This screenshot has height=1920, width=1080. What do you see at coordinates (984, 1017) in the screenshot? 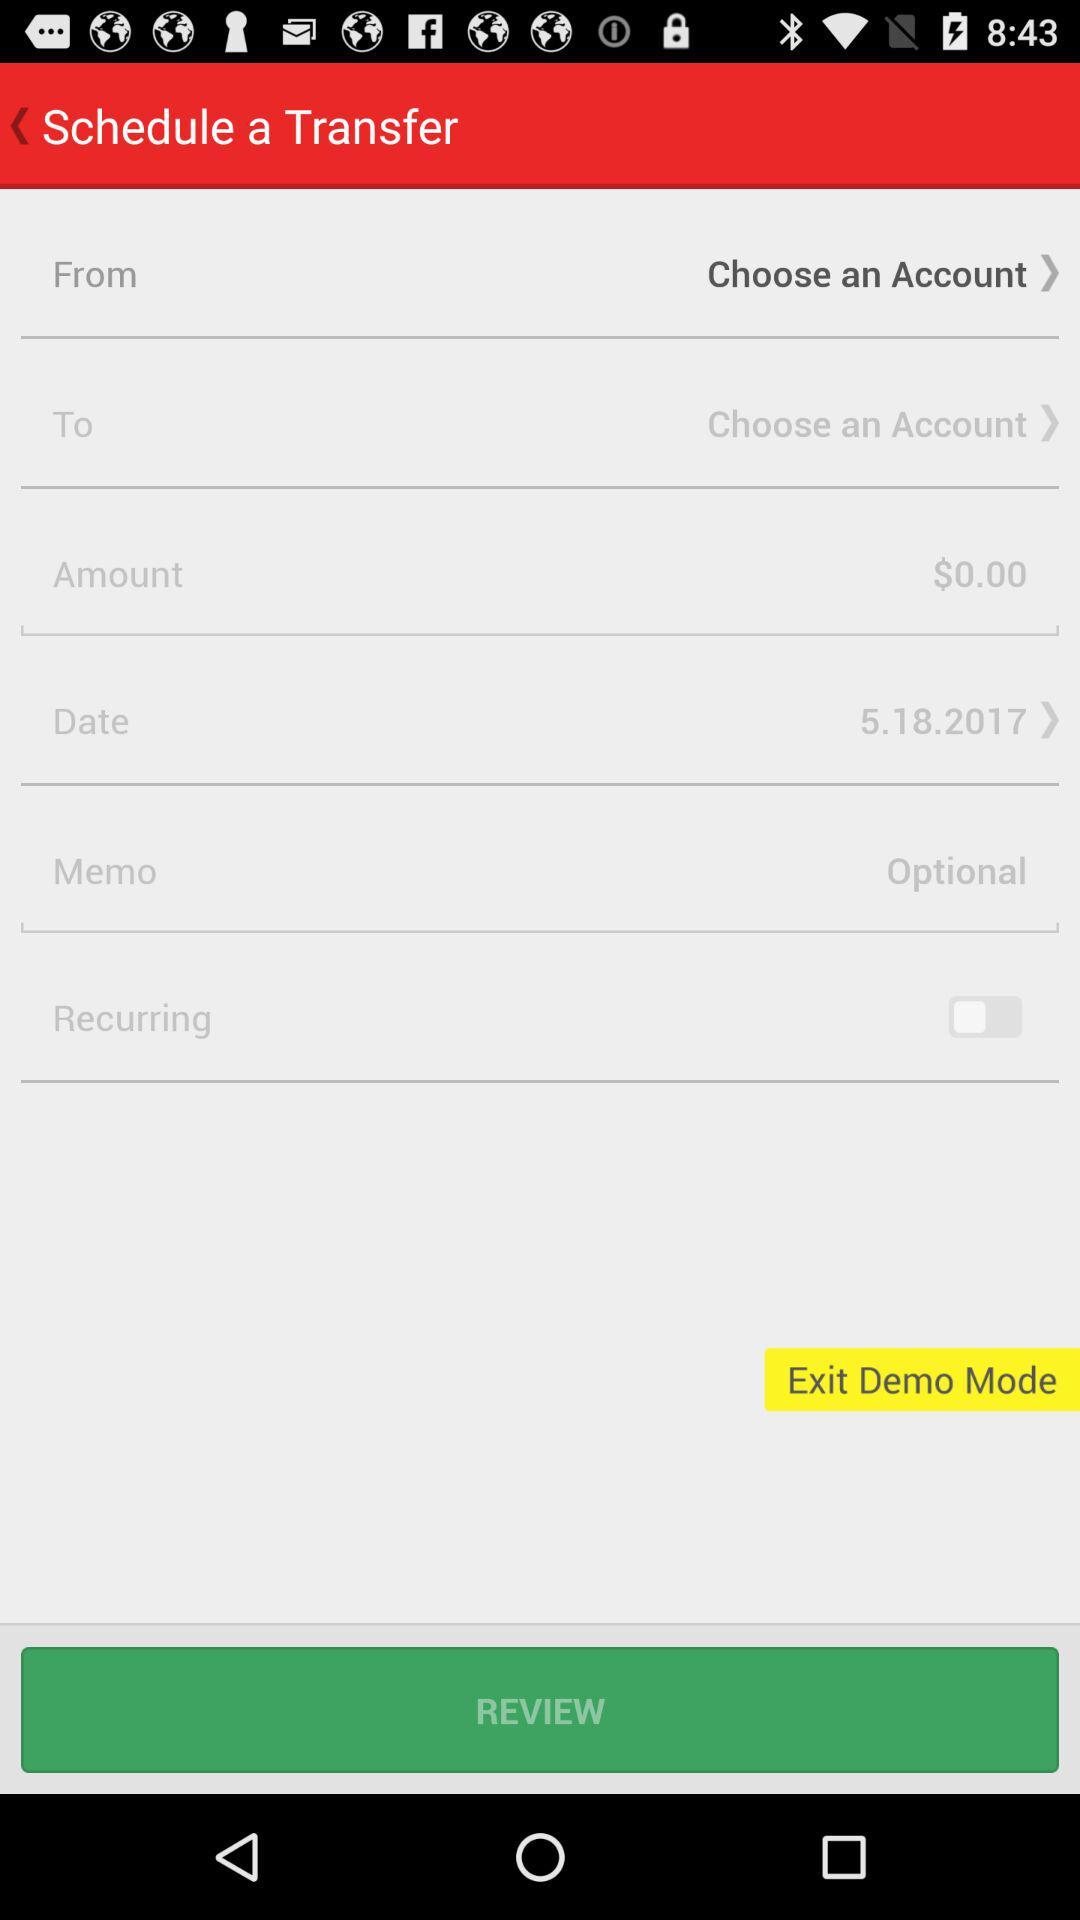
I see `set the recurring option` at bounding box center [984, 1017].